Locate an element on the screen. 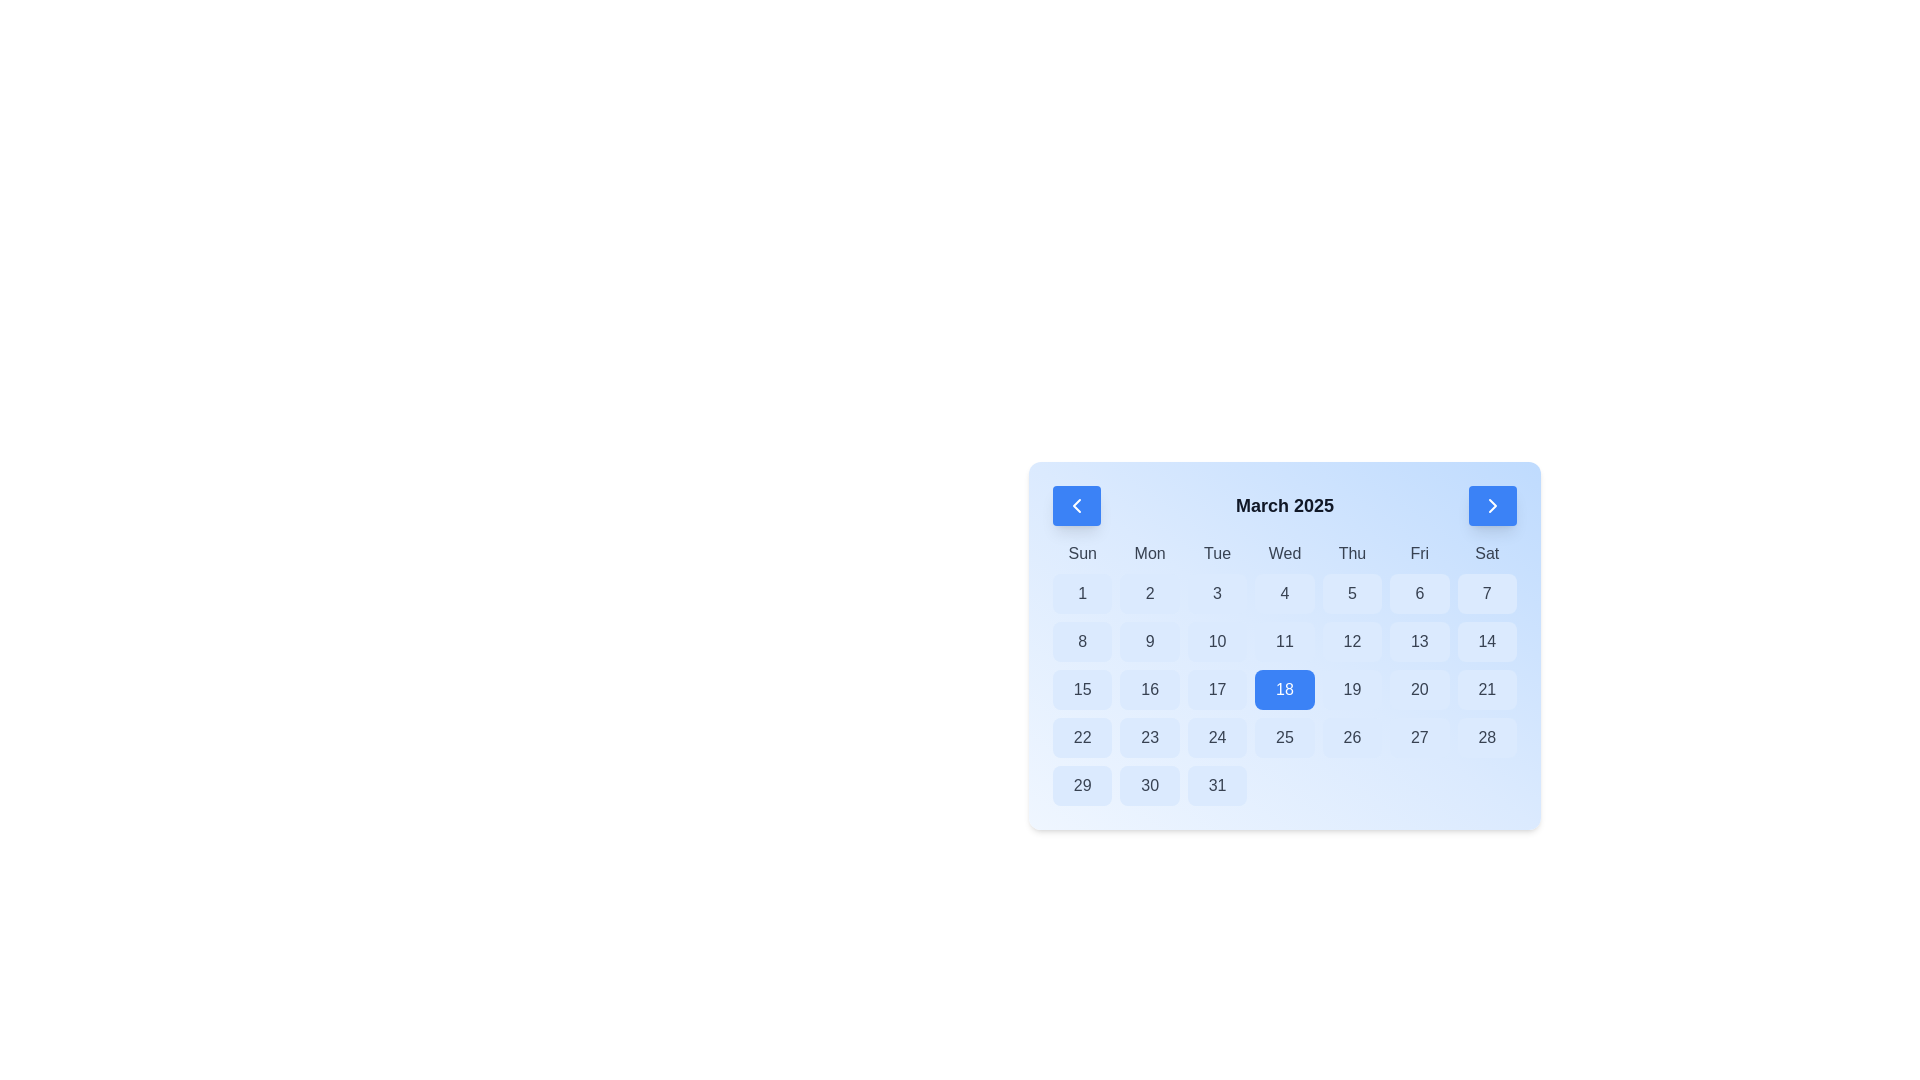 The image size is (1920, 1080). the label displaying 'Thu' in the grid calendar layout, which is the fifth weekday header starting from 'Sun' is located at coordinates (1352, 554).